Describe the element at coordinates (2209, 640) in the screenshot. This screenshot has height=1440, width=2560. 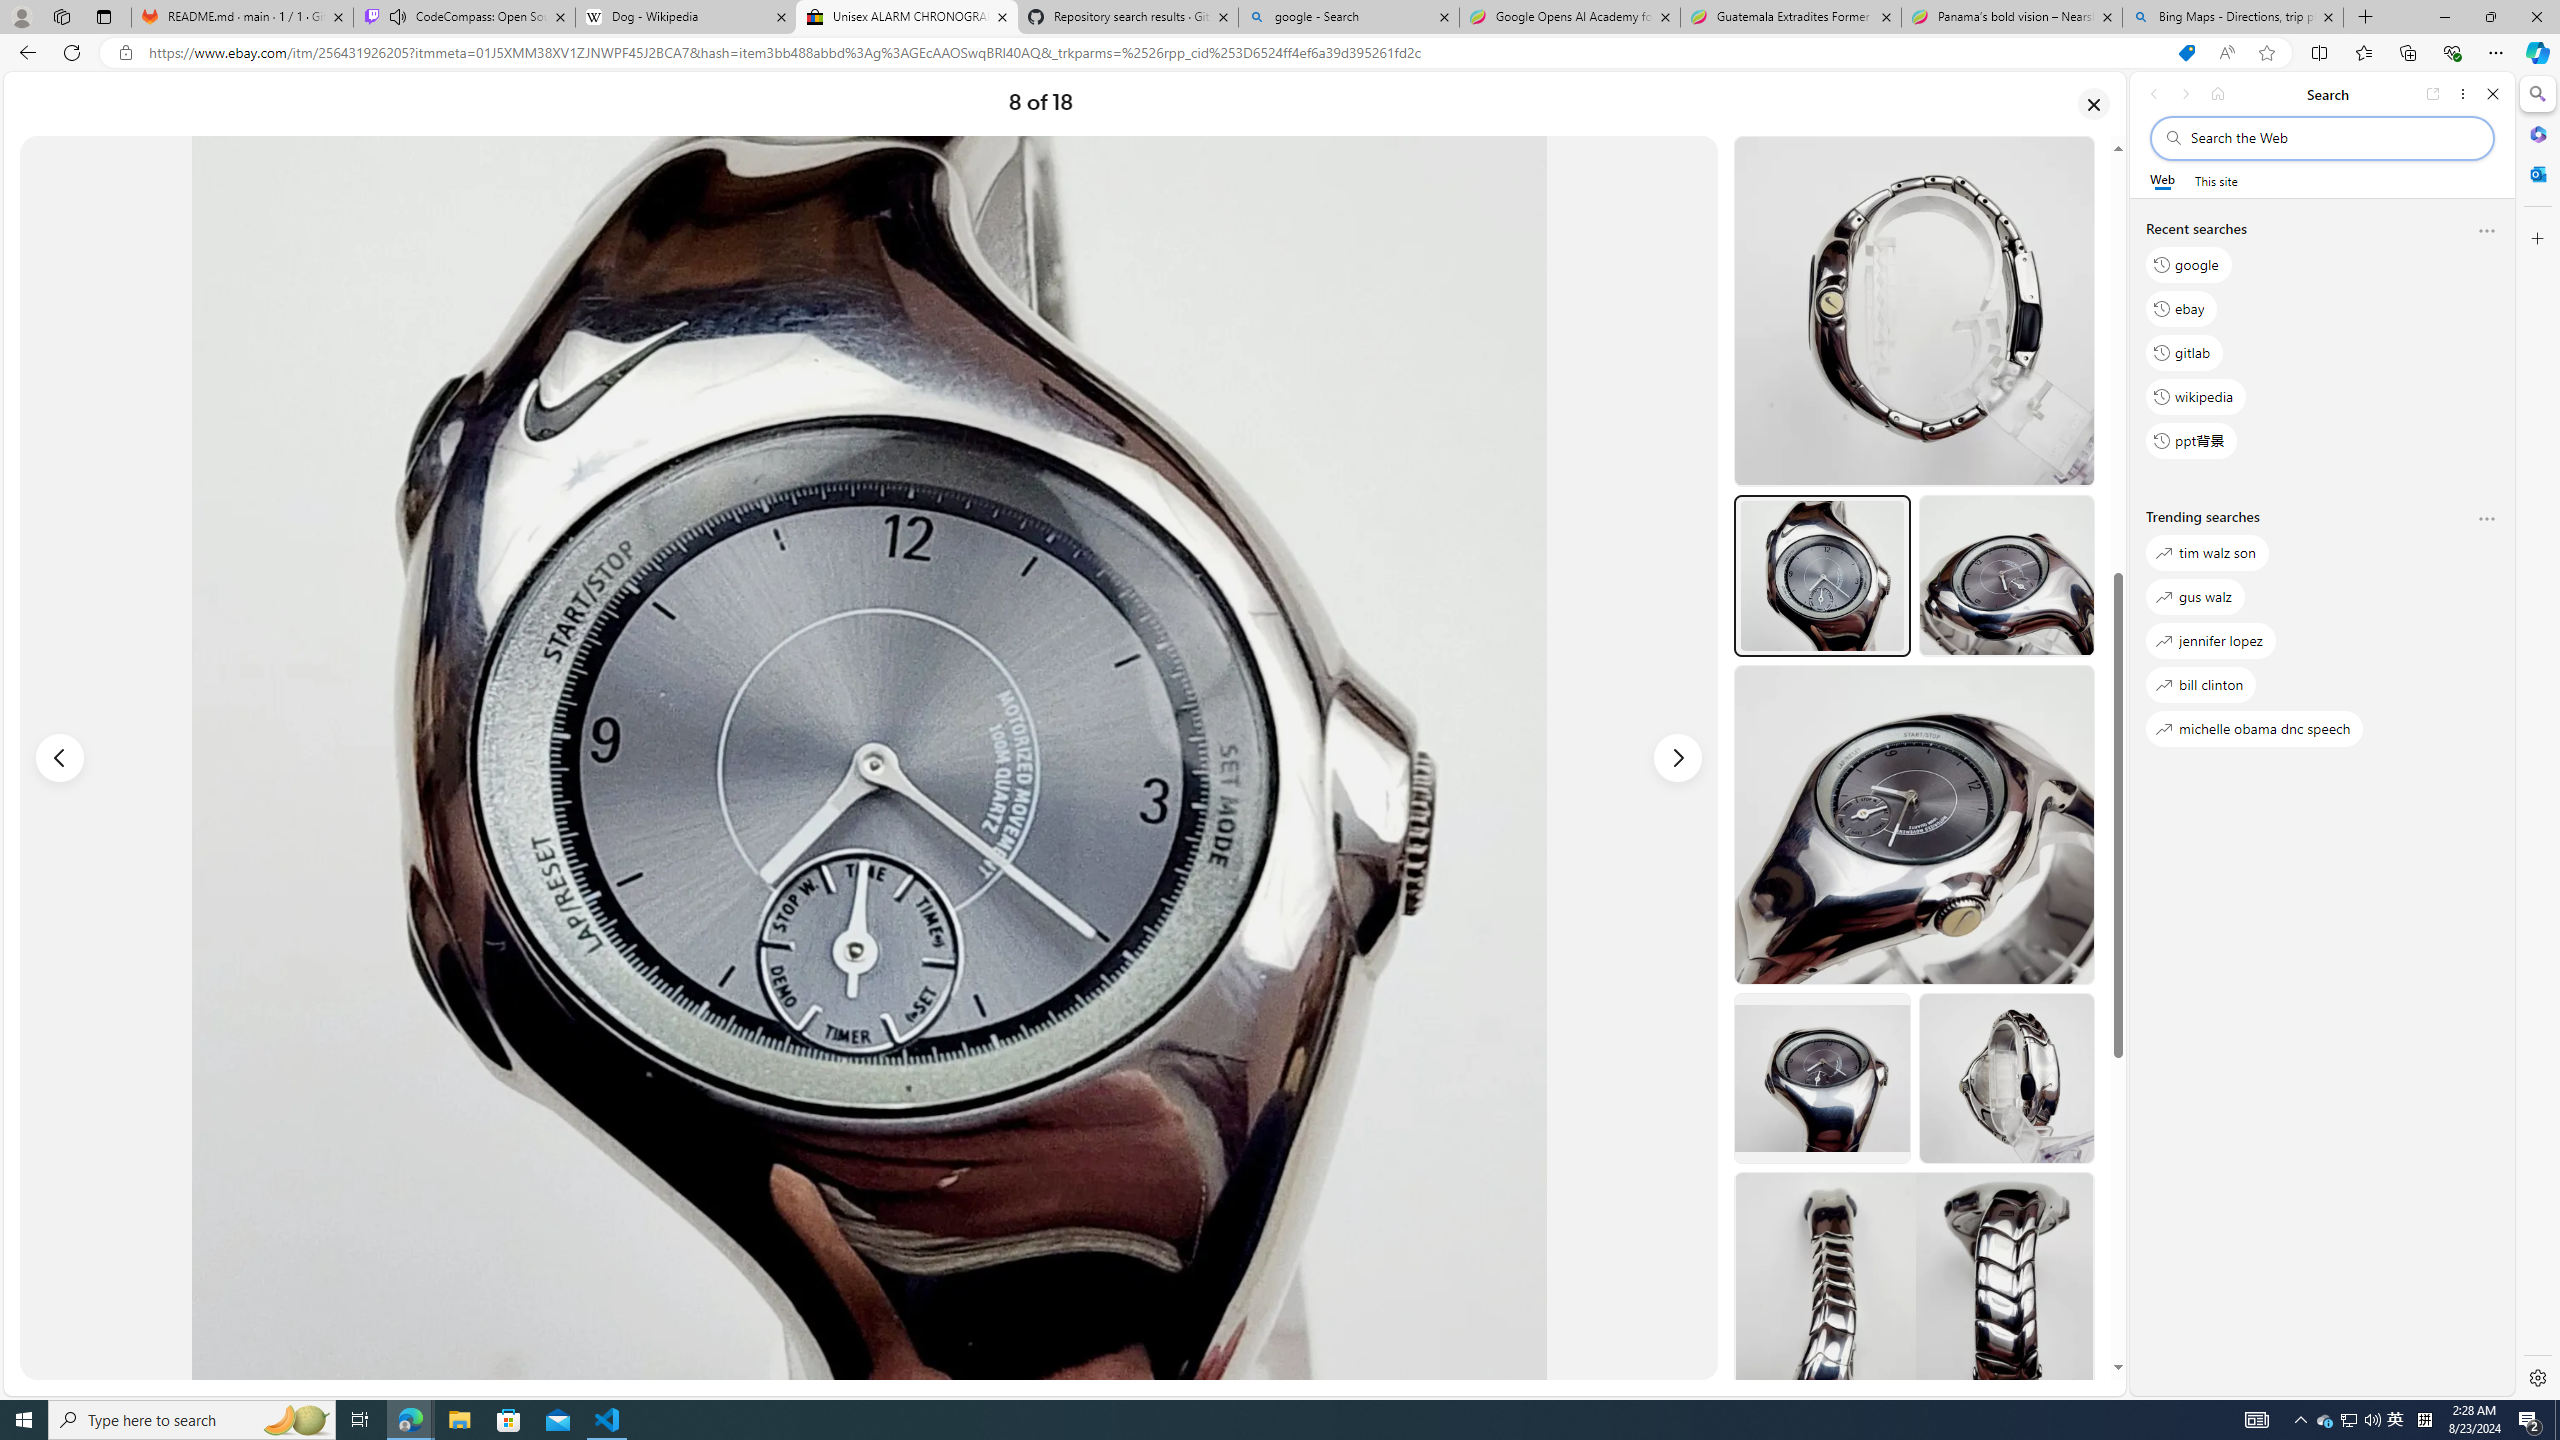
I see `'jennifer lopez'` at that location.